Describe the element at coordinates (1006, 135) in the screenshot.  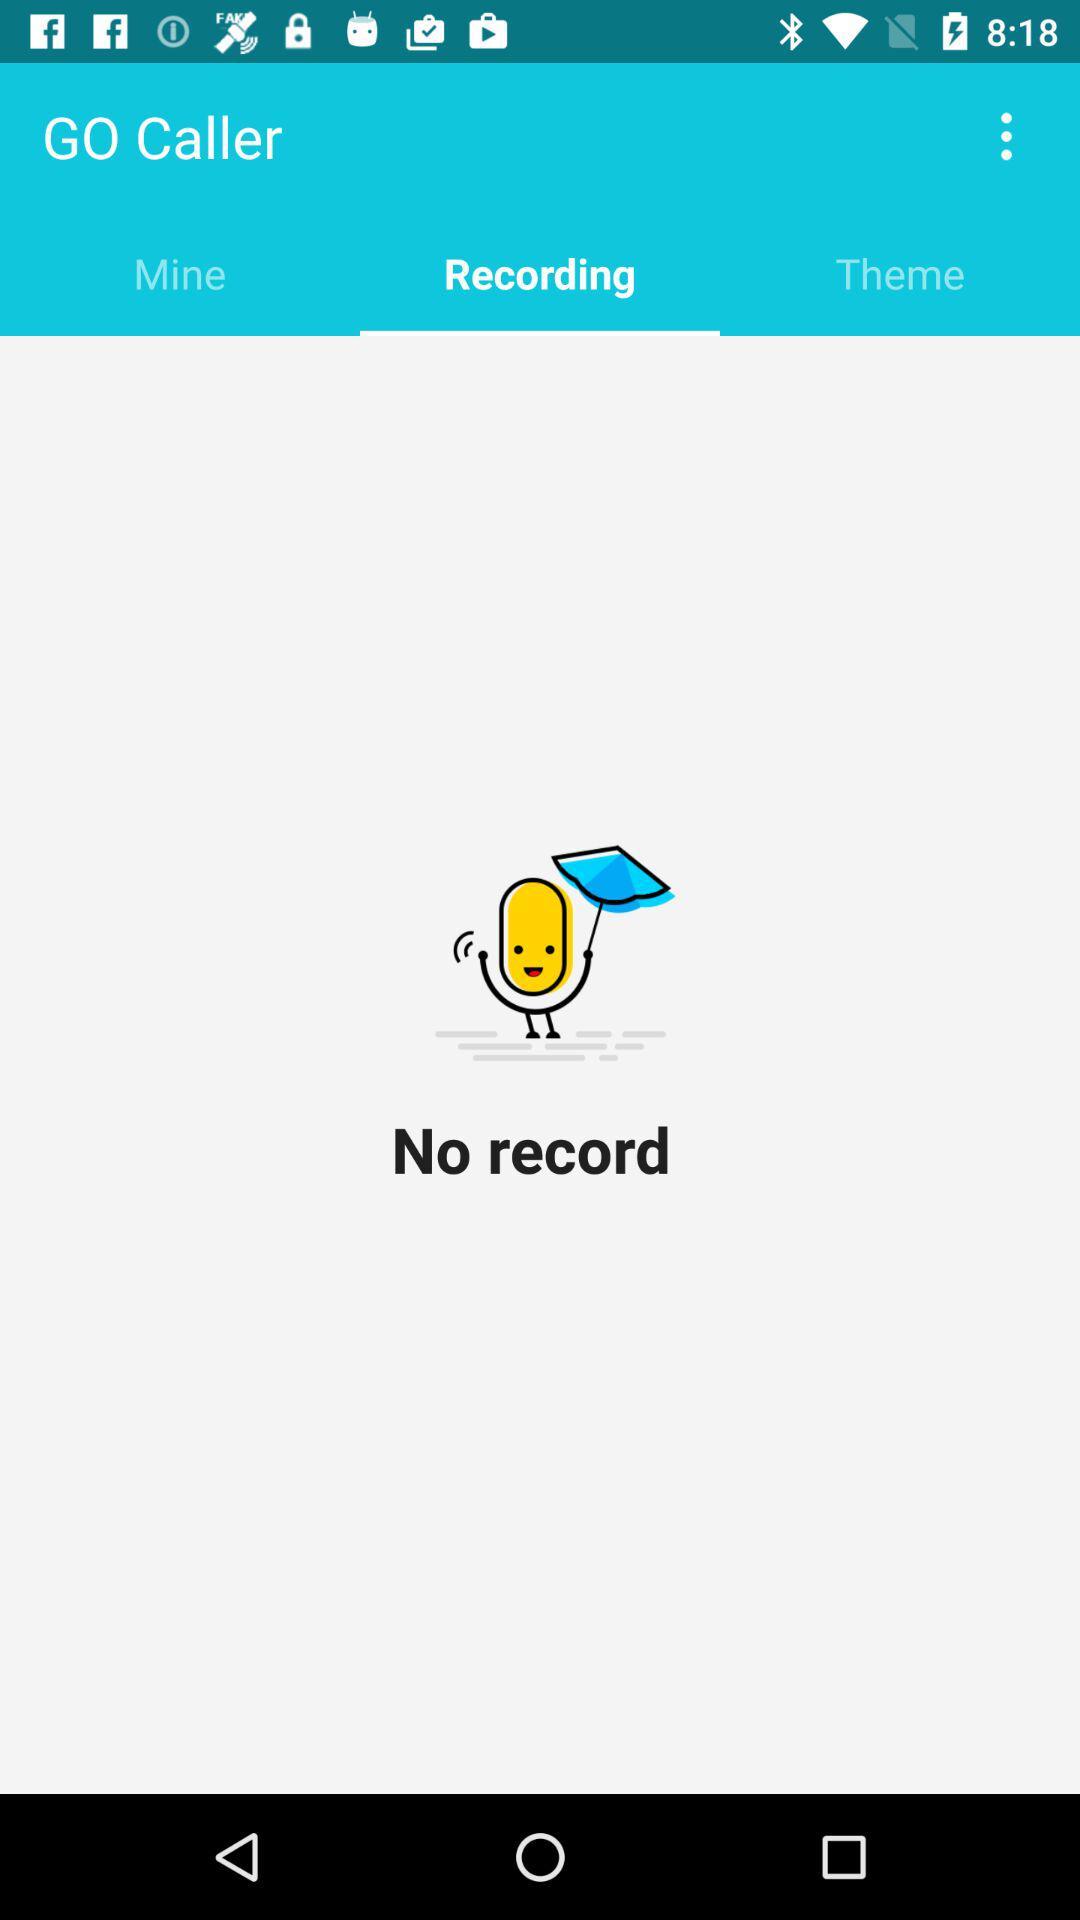
I see `the icon above theme icon` at that location.